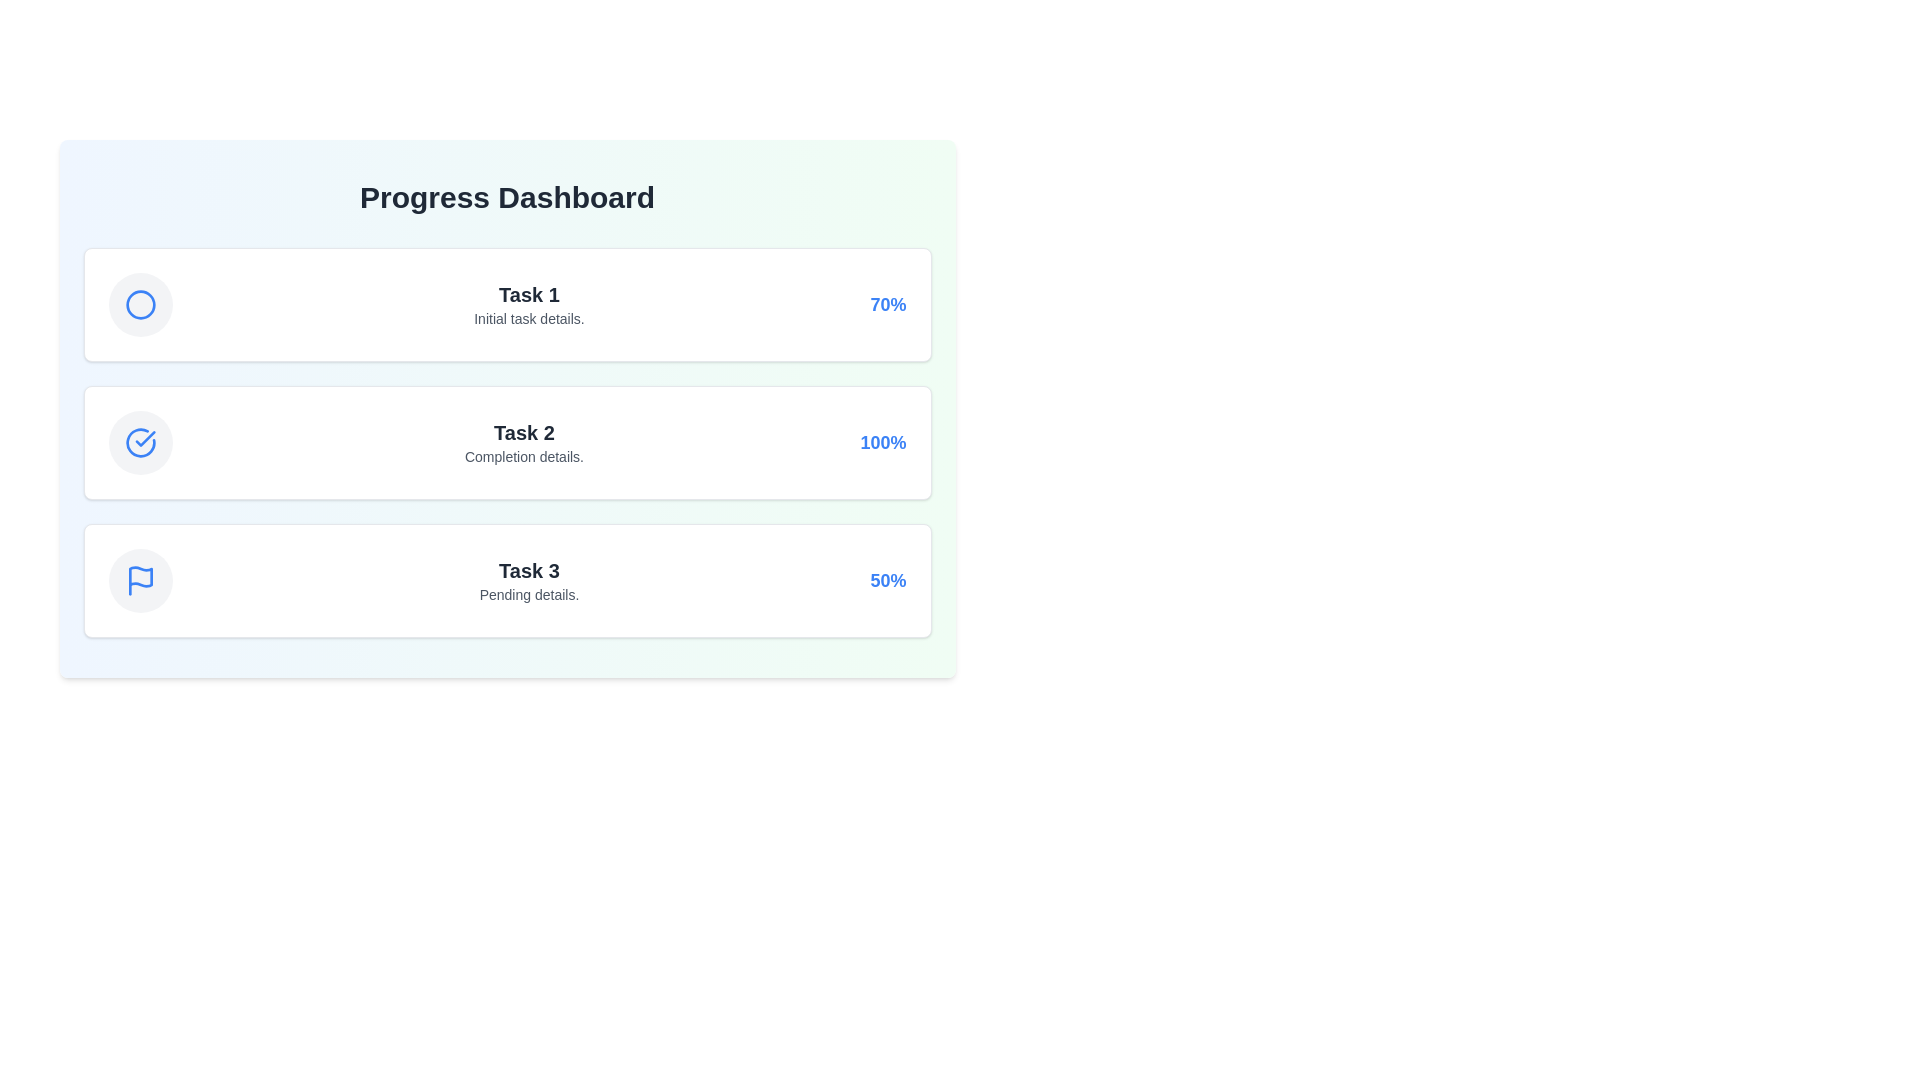 This screenshot has width=1920, height=1080. Describe the element at coordinates (529, 304) in the screenshot. I see `title and brief description text displayed in the central text component of the card-like structure, located between an icon on the left and a percentage figure ('70%') on the right` at that location.